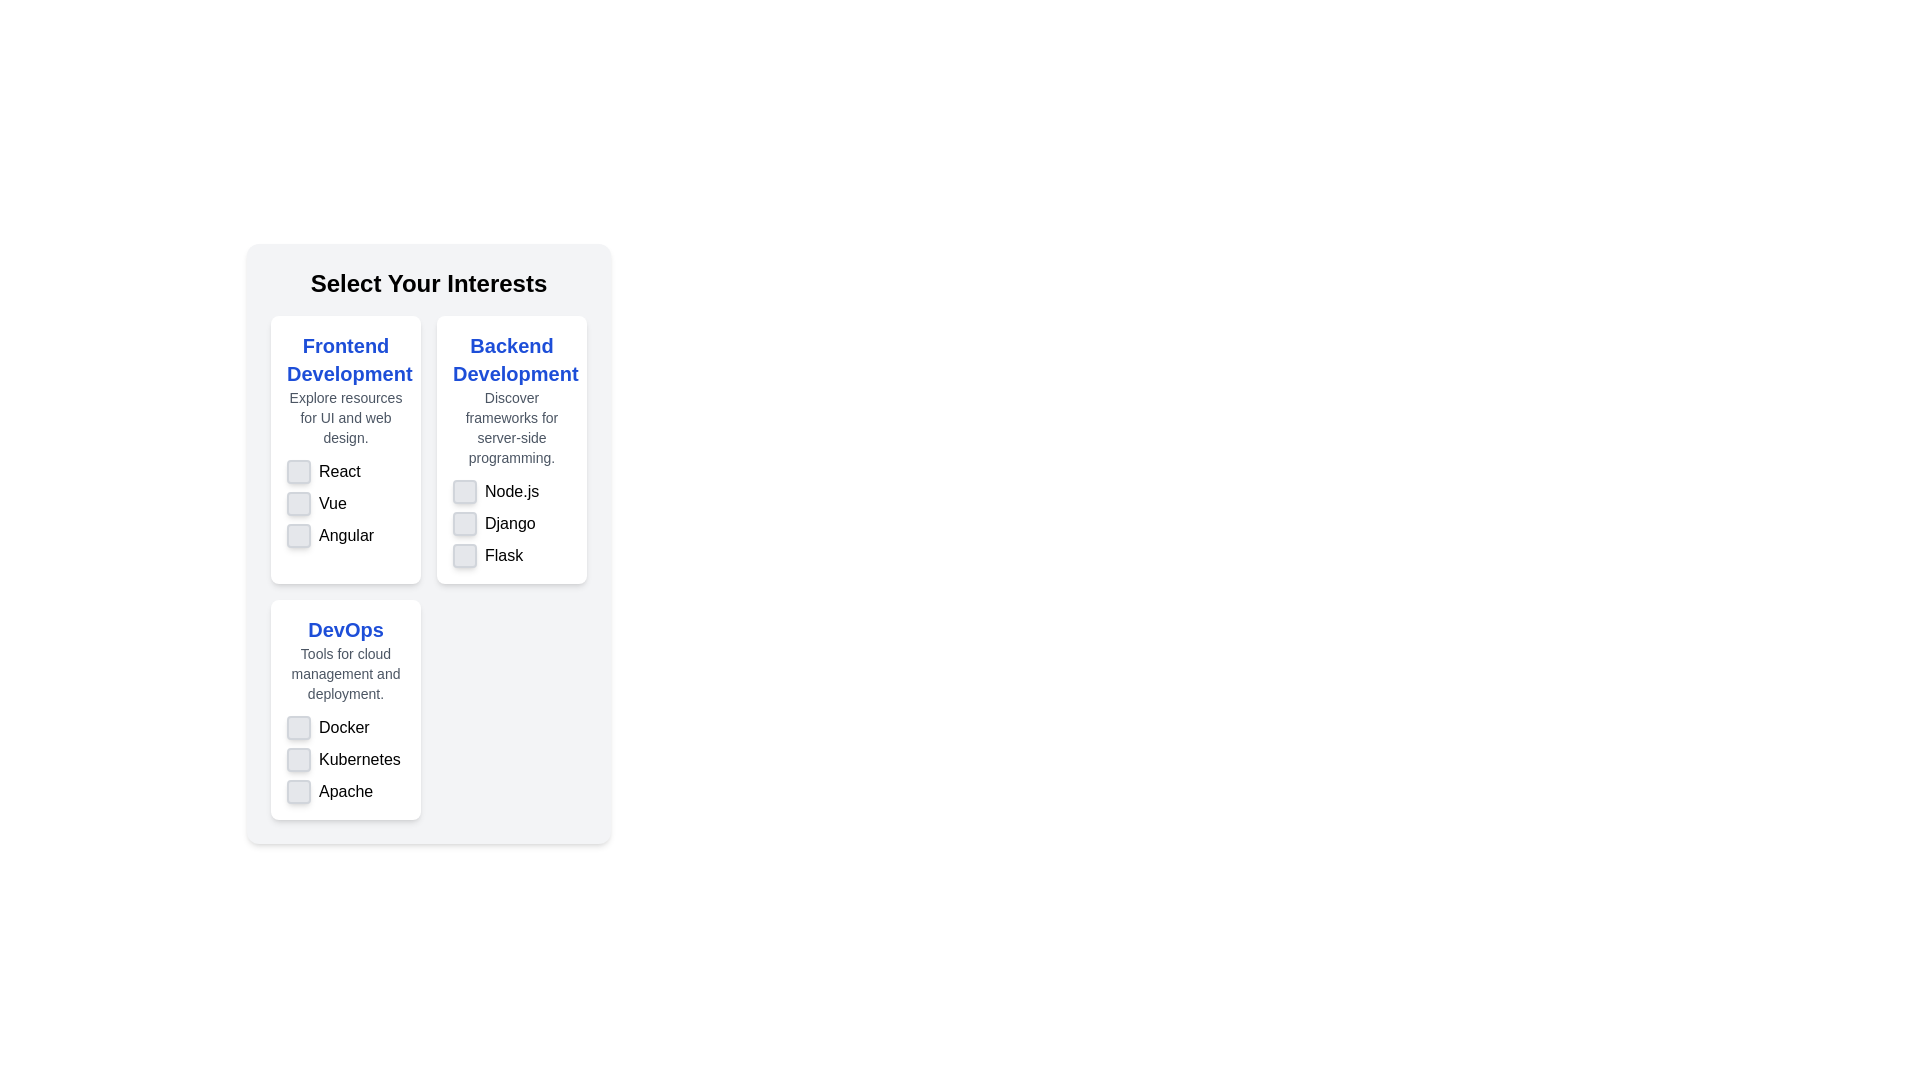  Describe the element at coordinates (512, 523) in the screenshot. I see `text of the label displaying 'Django', which is the second checkbox option in the 'Backend Development' section` at that location.